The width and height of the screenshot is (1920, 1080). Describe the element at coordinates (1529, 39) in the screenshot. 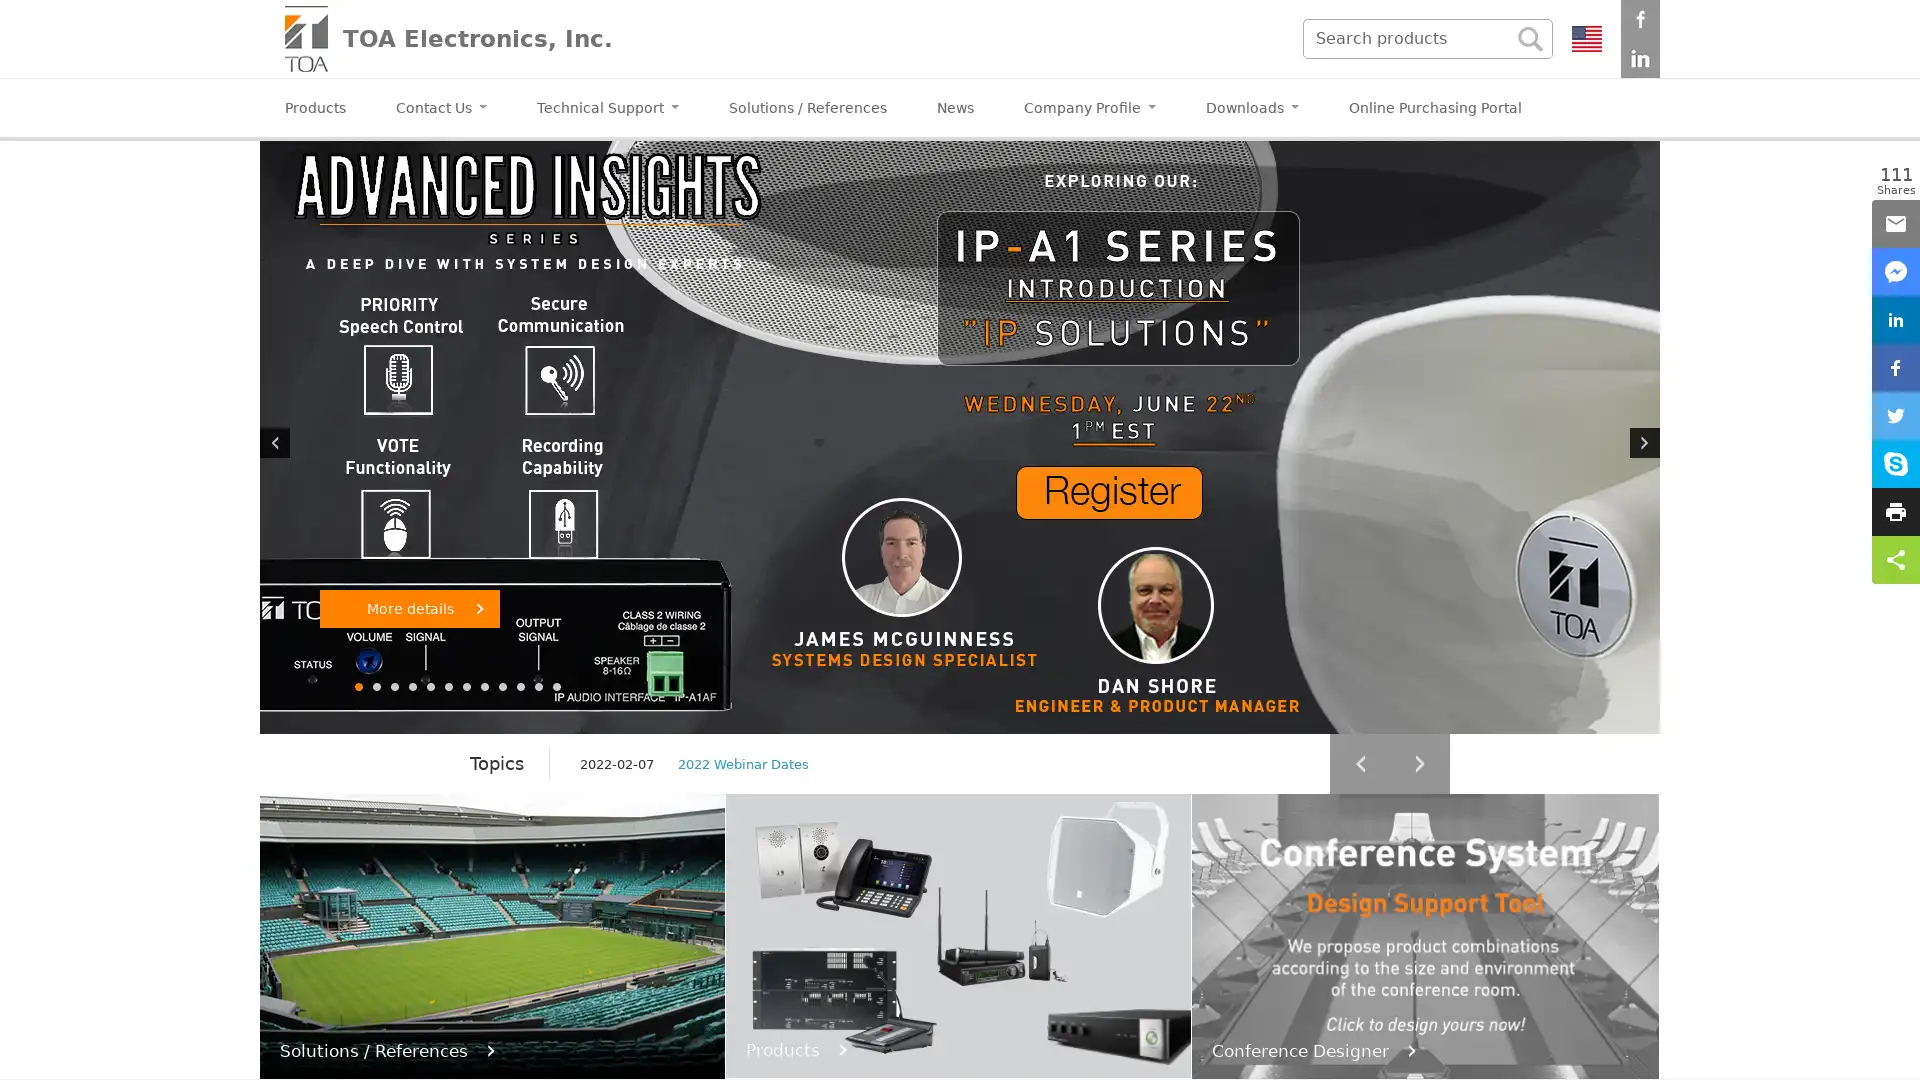

I see `Search products` at that location.